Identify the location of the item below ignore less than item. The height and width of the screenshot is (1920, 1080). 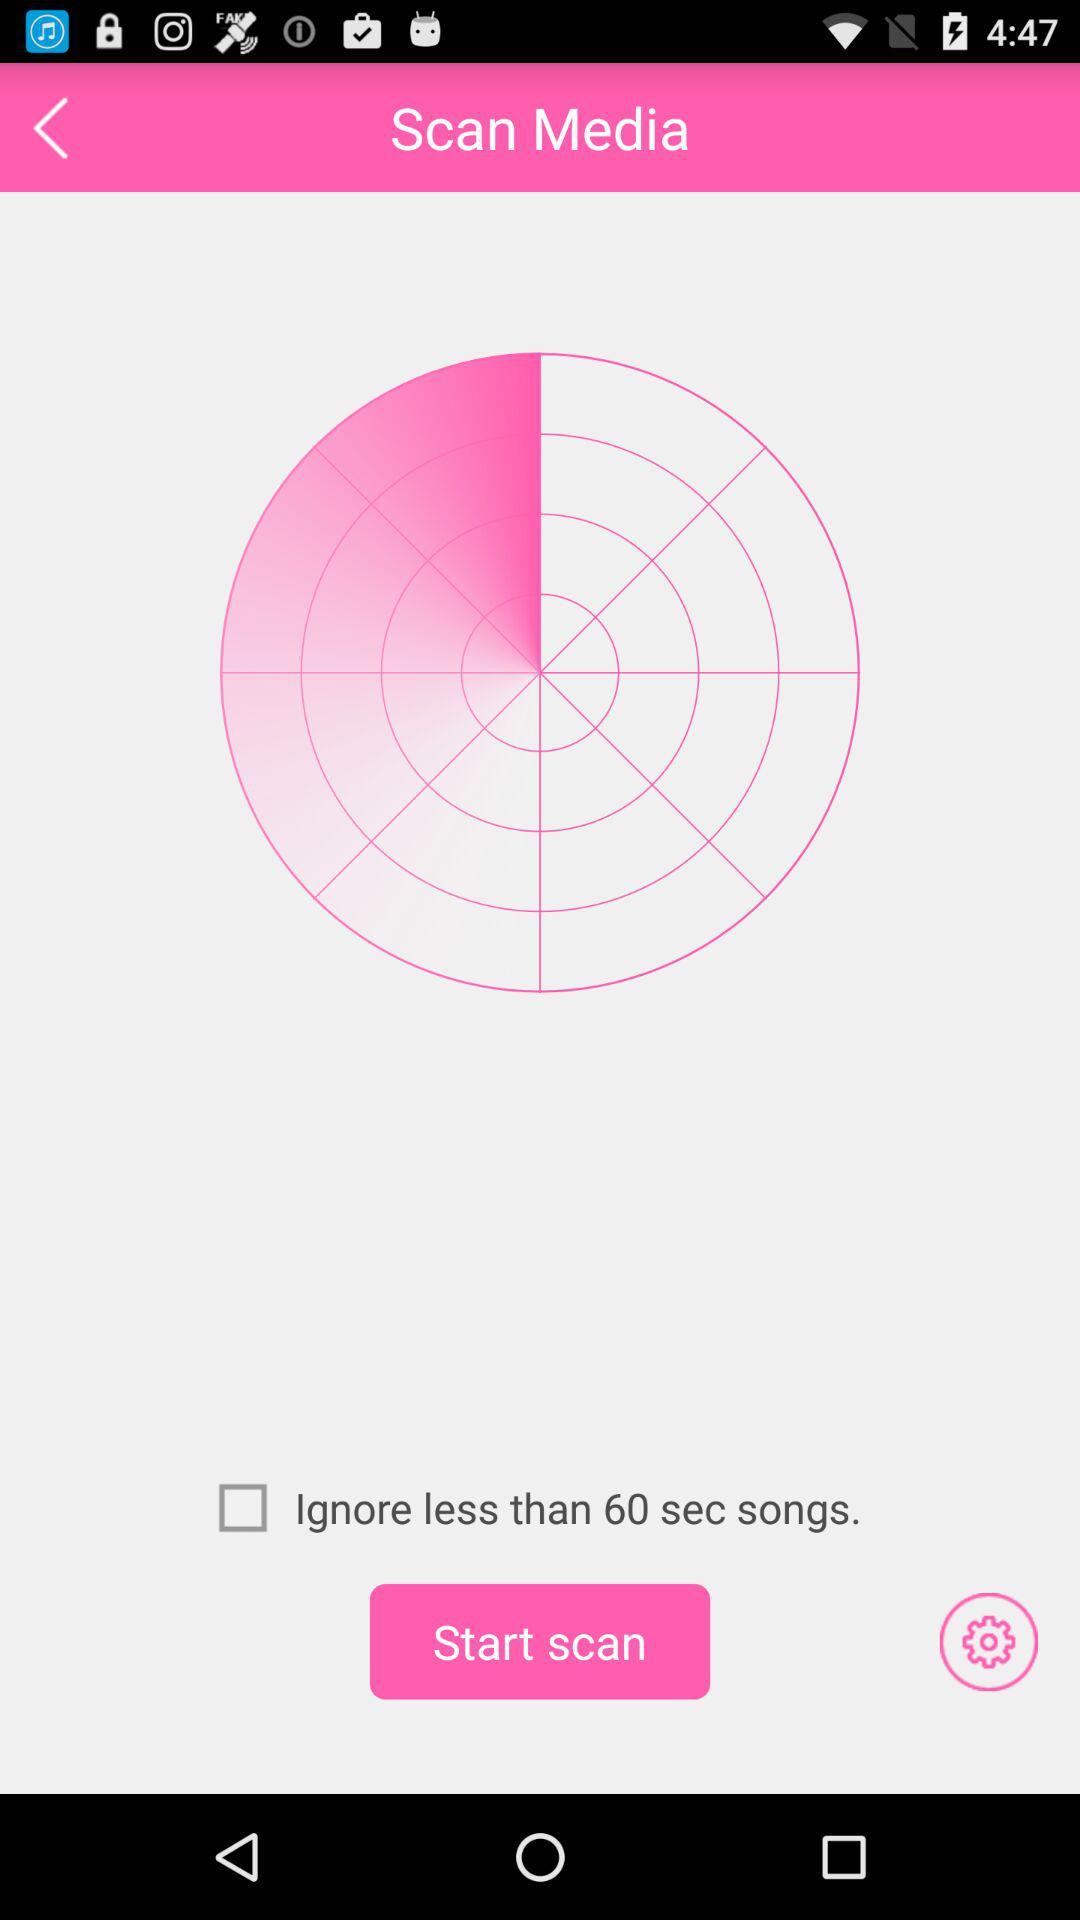
(540, 1641).